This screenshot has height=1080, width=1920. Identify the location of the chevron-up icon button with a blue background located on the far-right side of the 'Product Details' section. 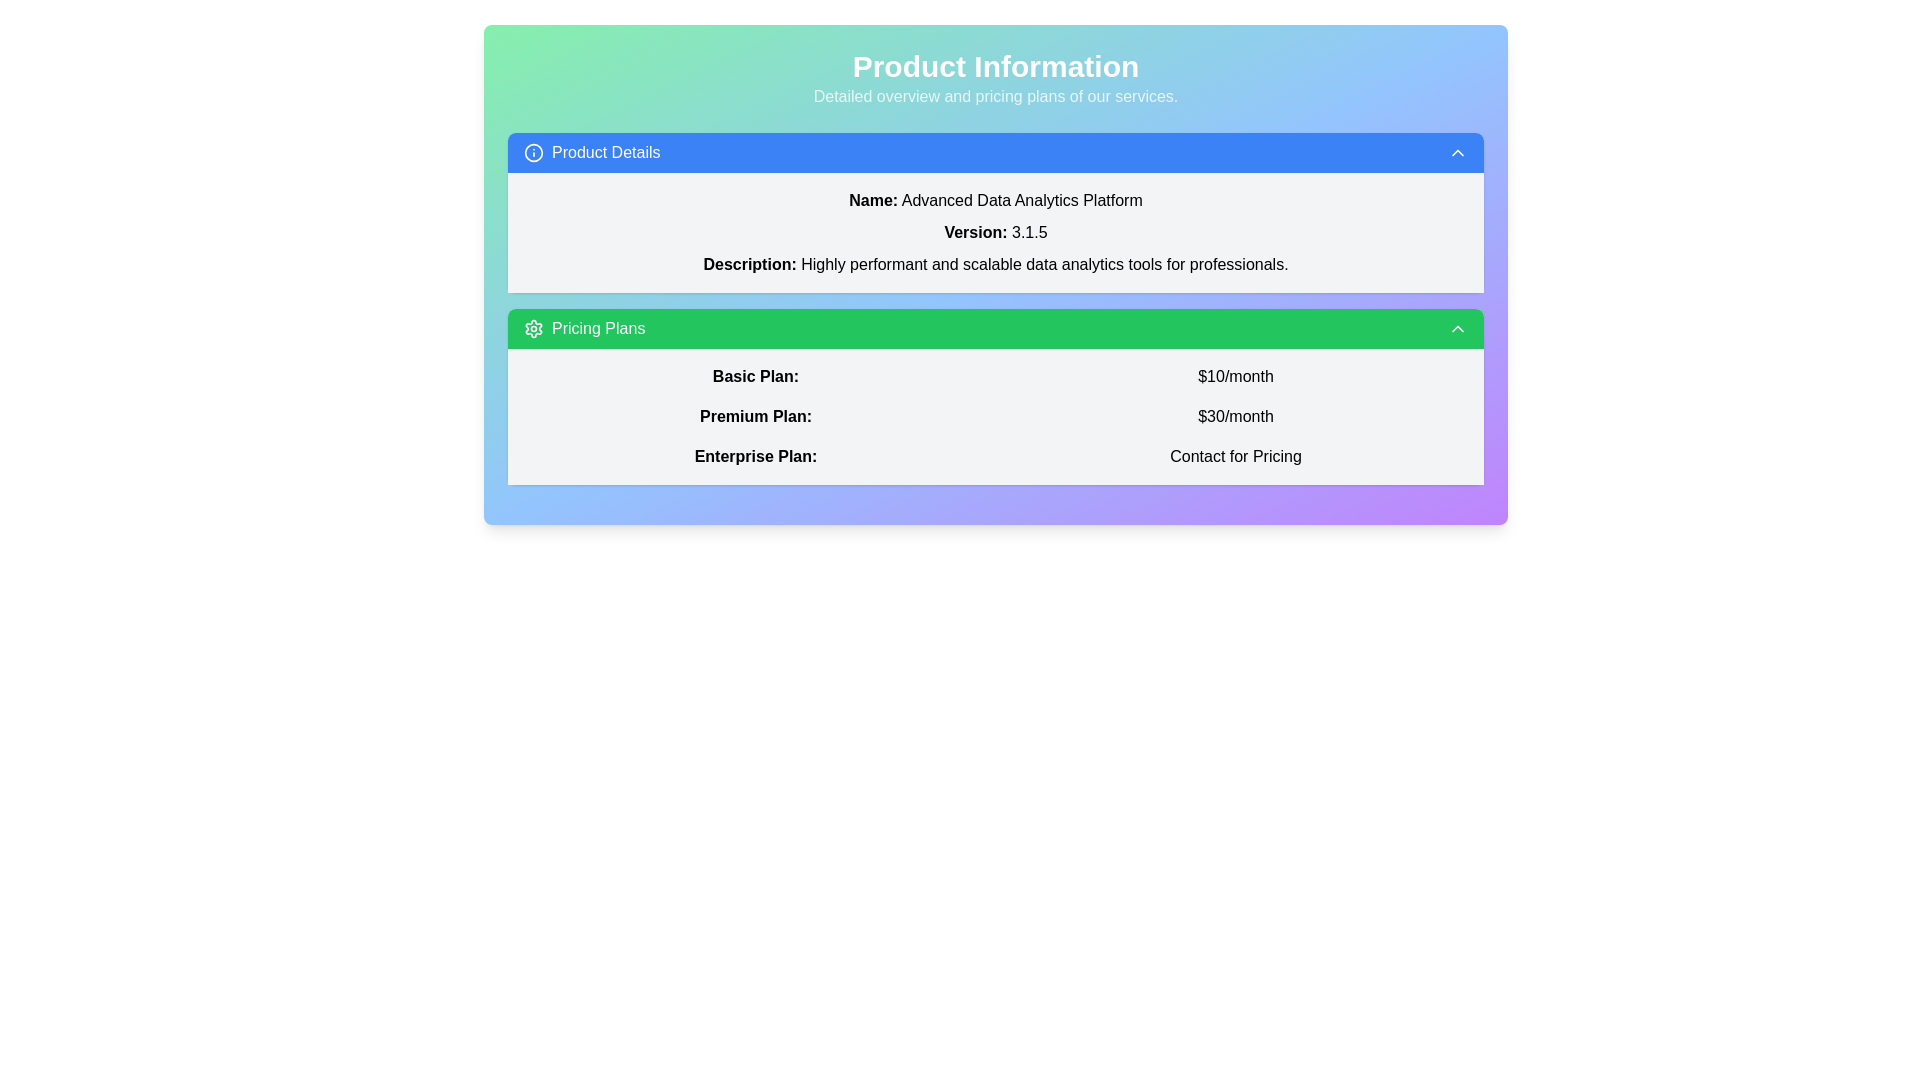
(1458, 152).